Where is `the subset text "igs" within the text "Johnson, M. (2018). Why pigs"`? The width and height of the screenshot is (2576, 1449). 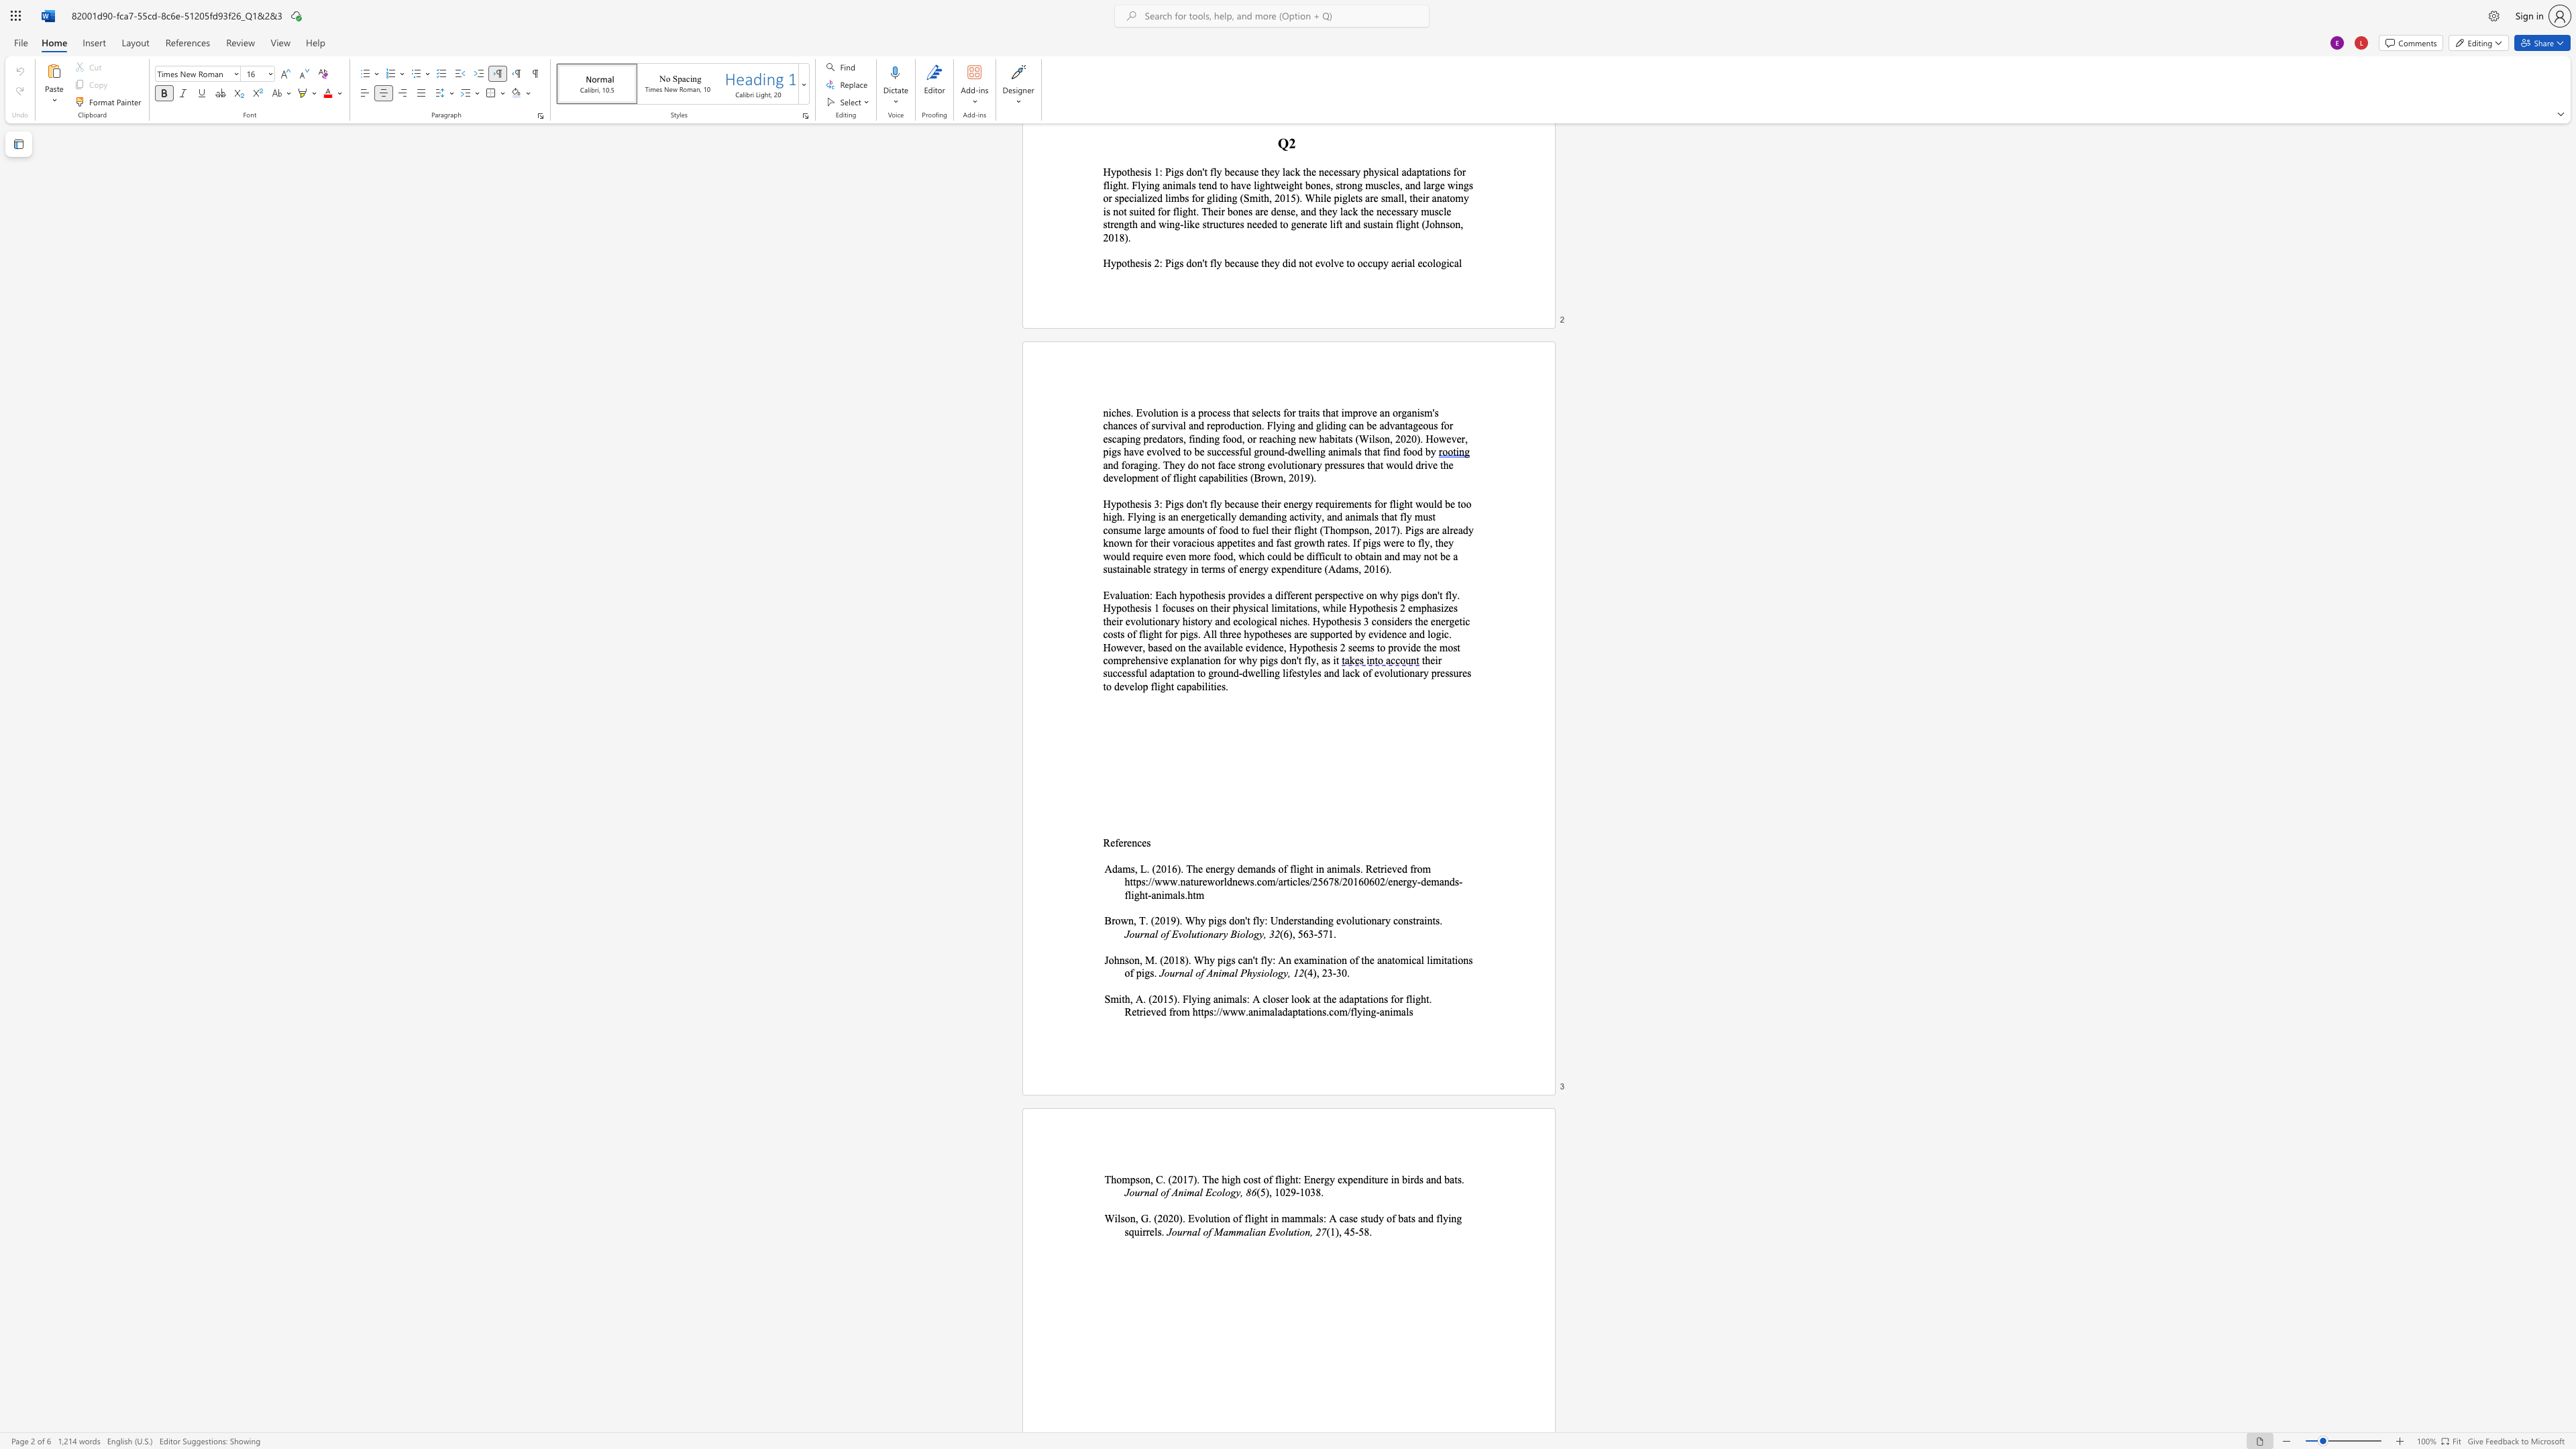
the subset text "igs" within the text "Johnson, M. (2018). Why pigs" is located at coordinates (1222, 959).